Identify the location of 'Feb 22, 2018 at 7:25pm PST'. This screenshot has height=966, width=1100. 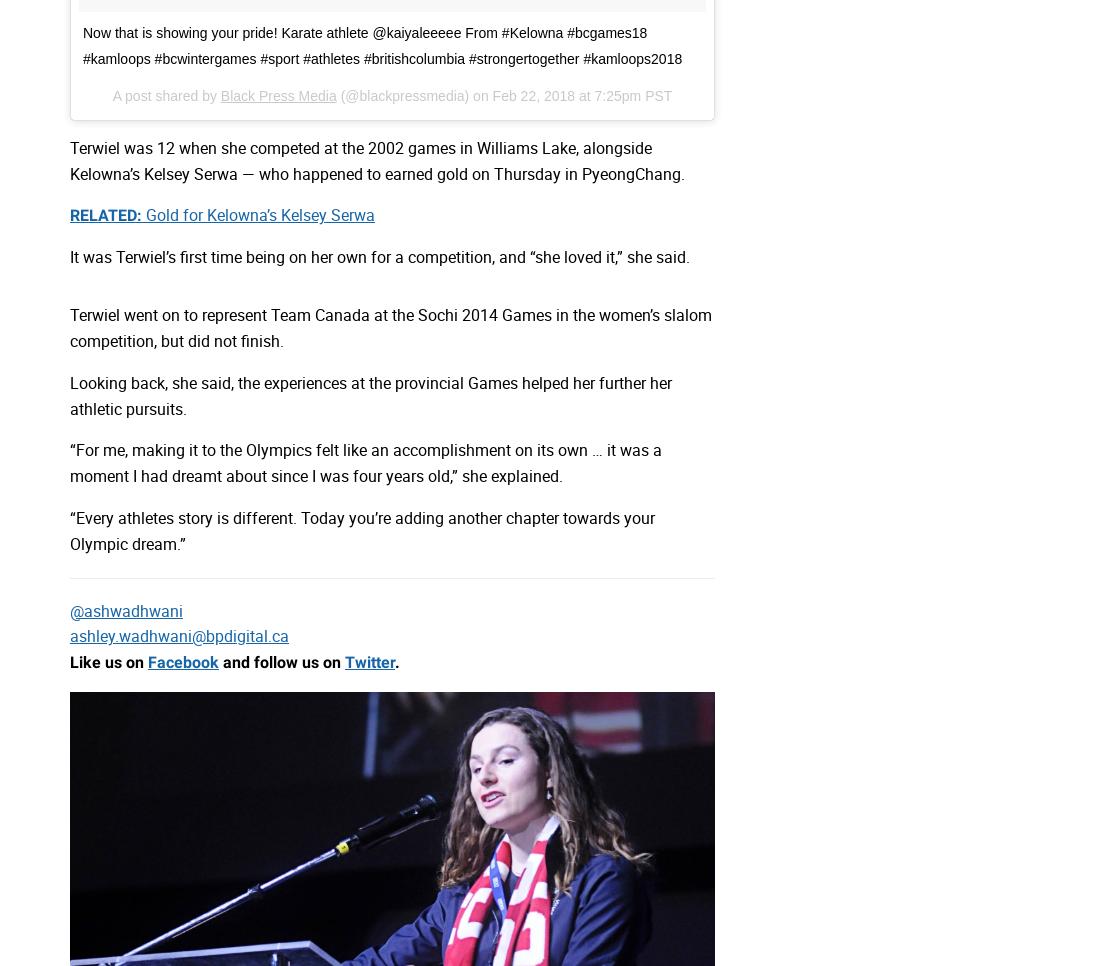
(581, 93).